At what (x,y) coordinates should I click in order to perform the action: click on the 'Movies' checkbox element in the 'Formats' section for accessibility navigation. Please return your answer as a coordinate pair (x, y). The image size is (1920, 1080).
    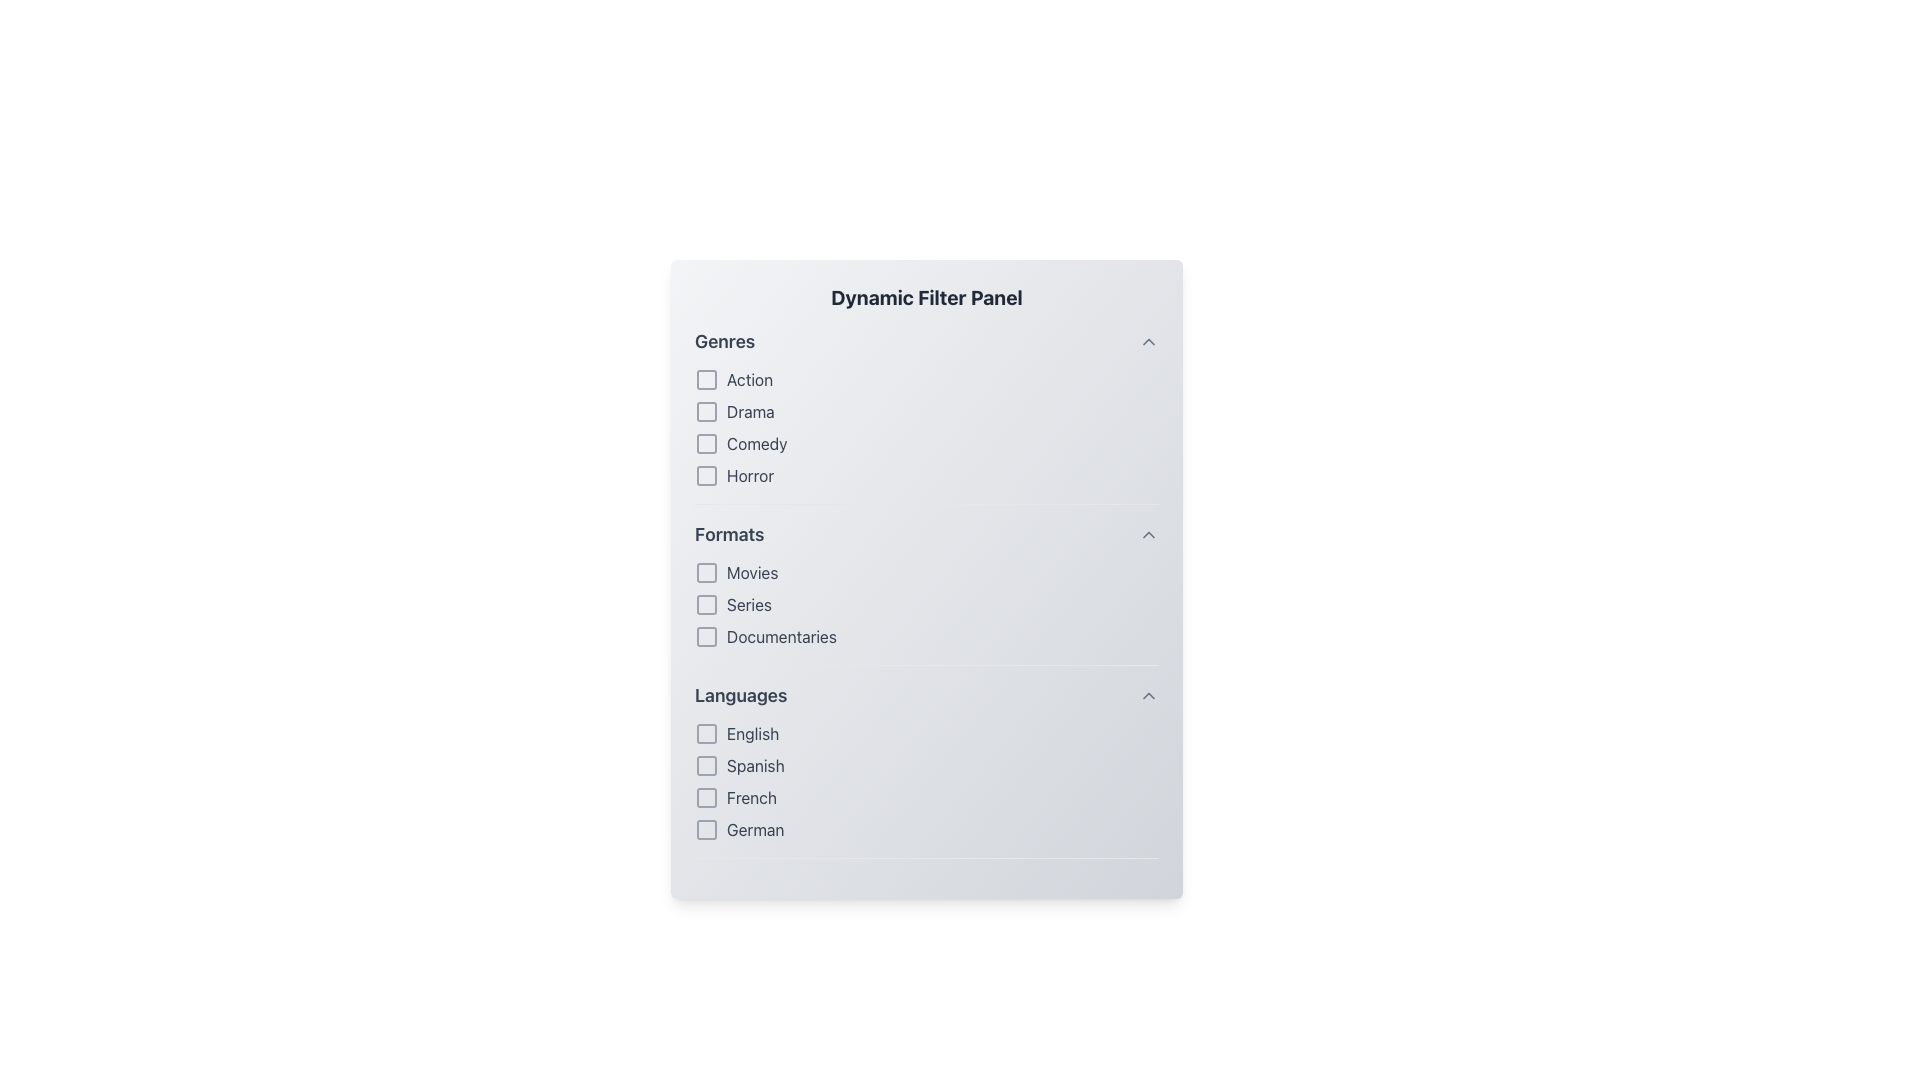
    Looking at the image, I should click on (925, 573).